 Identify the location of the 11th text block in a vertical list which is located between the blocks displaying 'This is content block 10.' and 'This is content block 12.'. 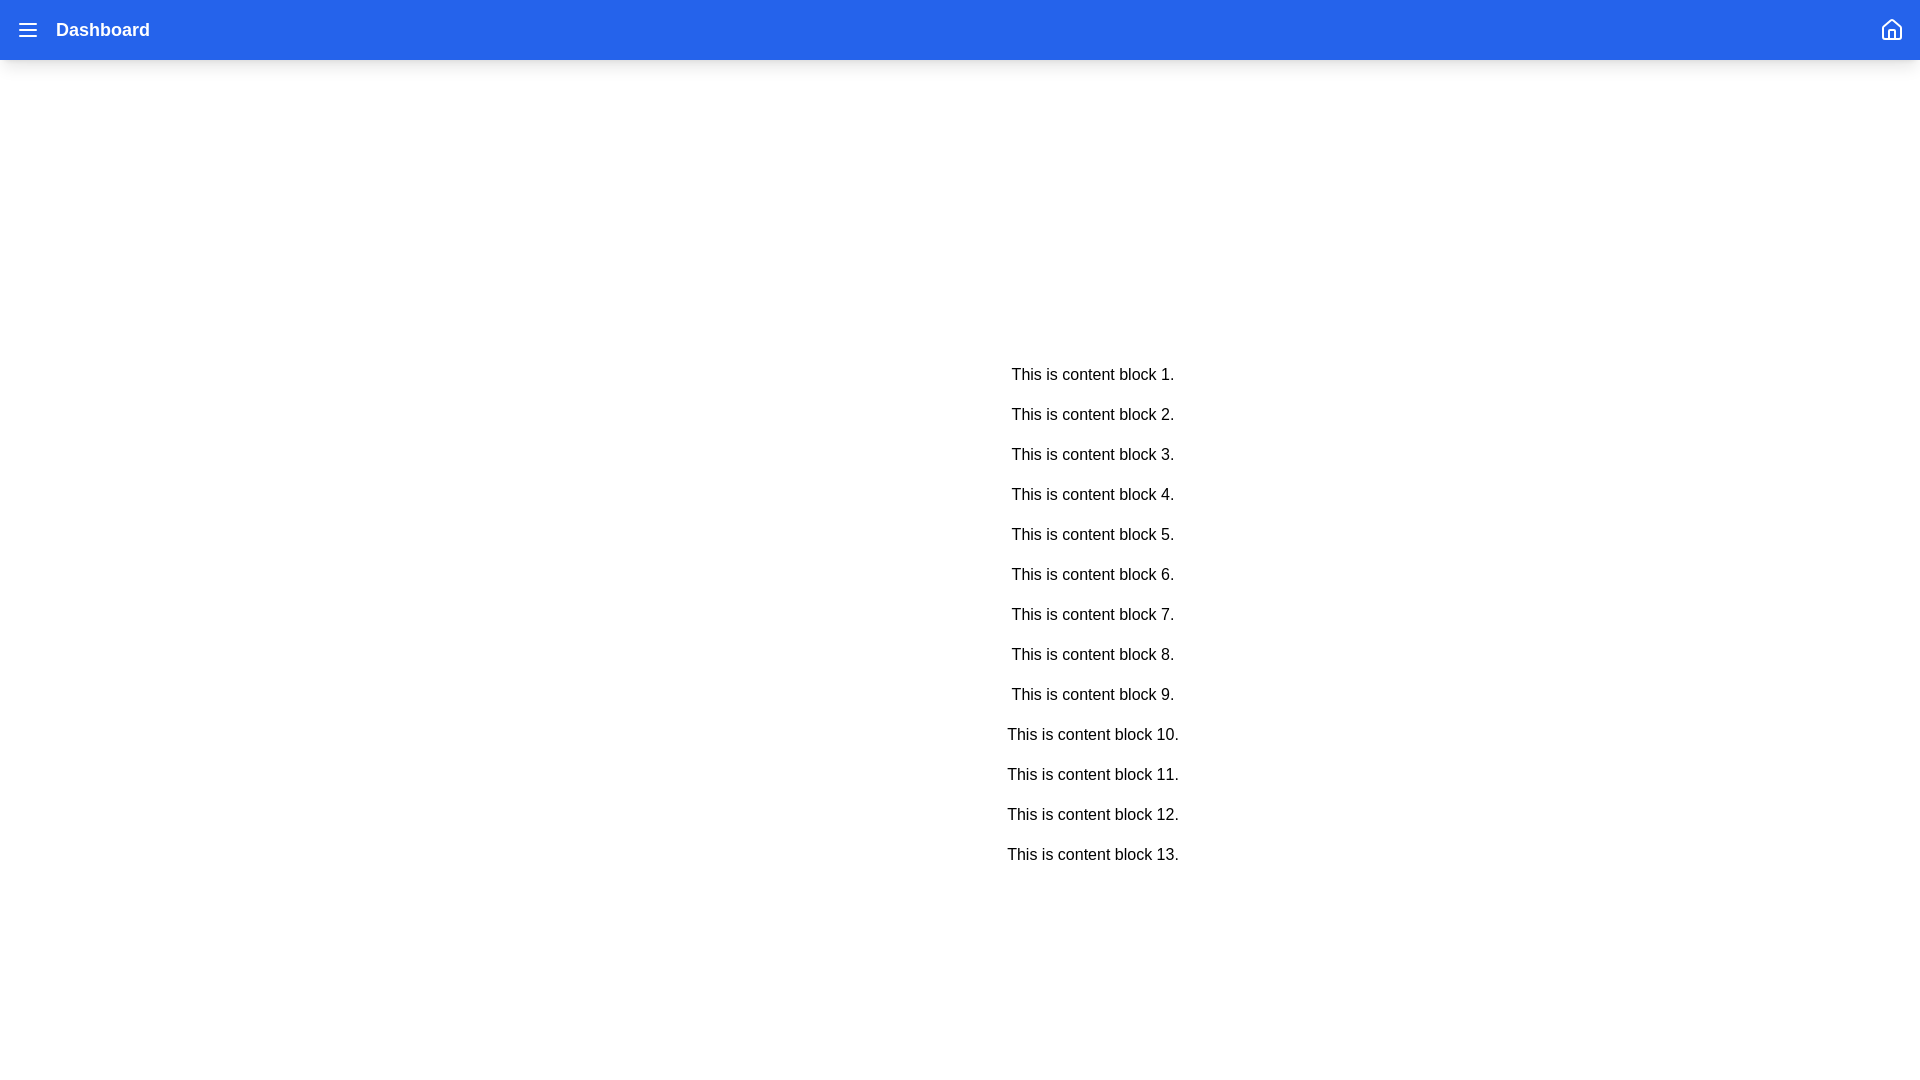
(1092, 774).